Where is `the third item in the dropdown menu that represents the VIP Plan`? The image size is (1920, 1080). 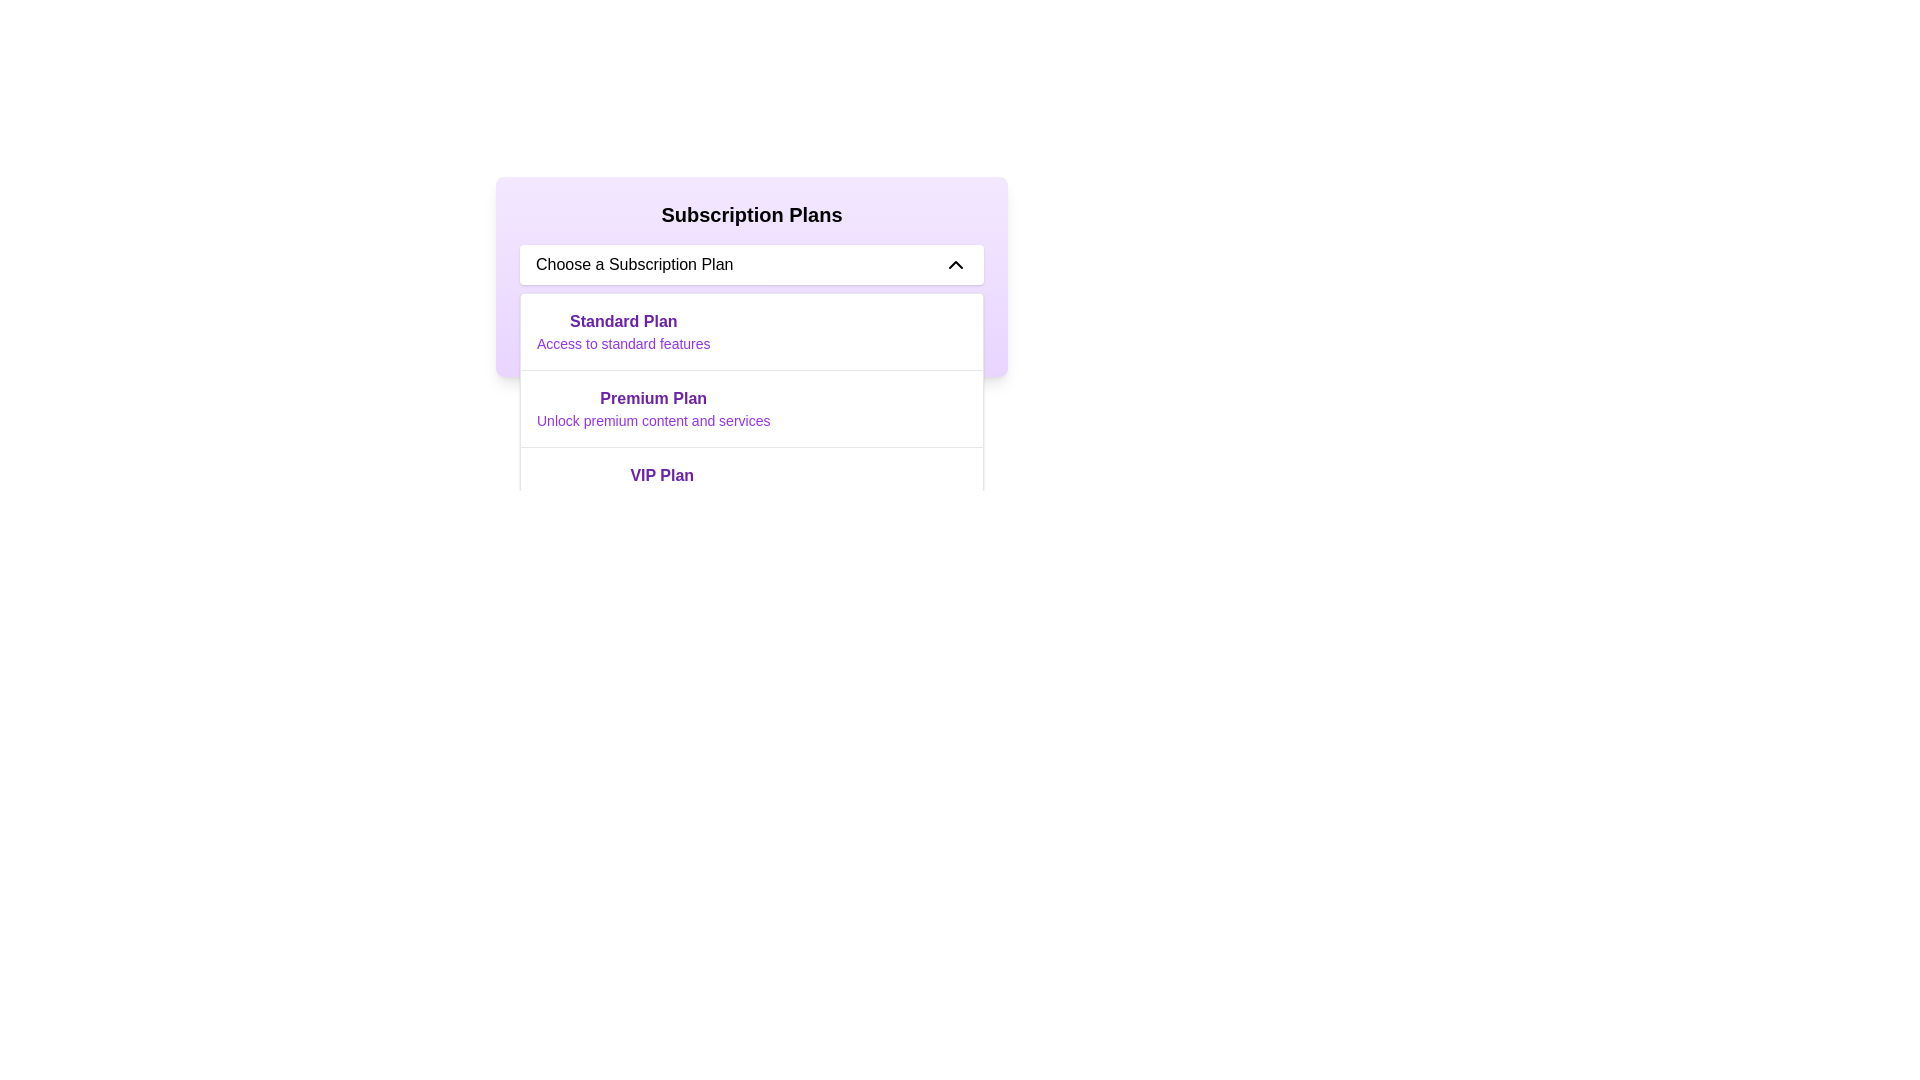
the third item in the dropdown menu that represents the VIP Plan is located at coordinates (751, 485).